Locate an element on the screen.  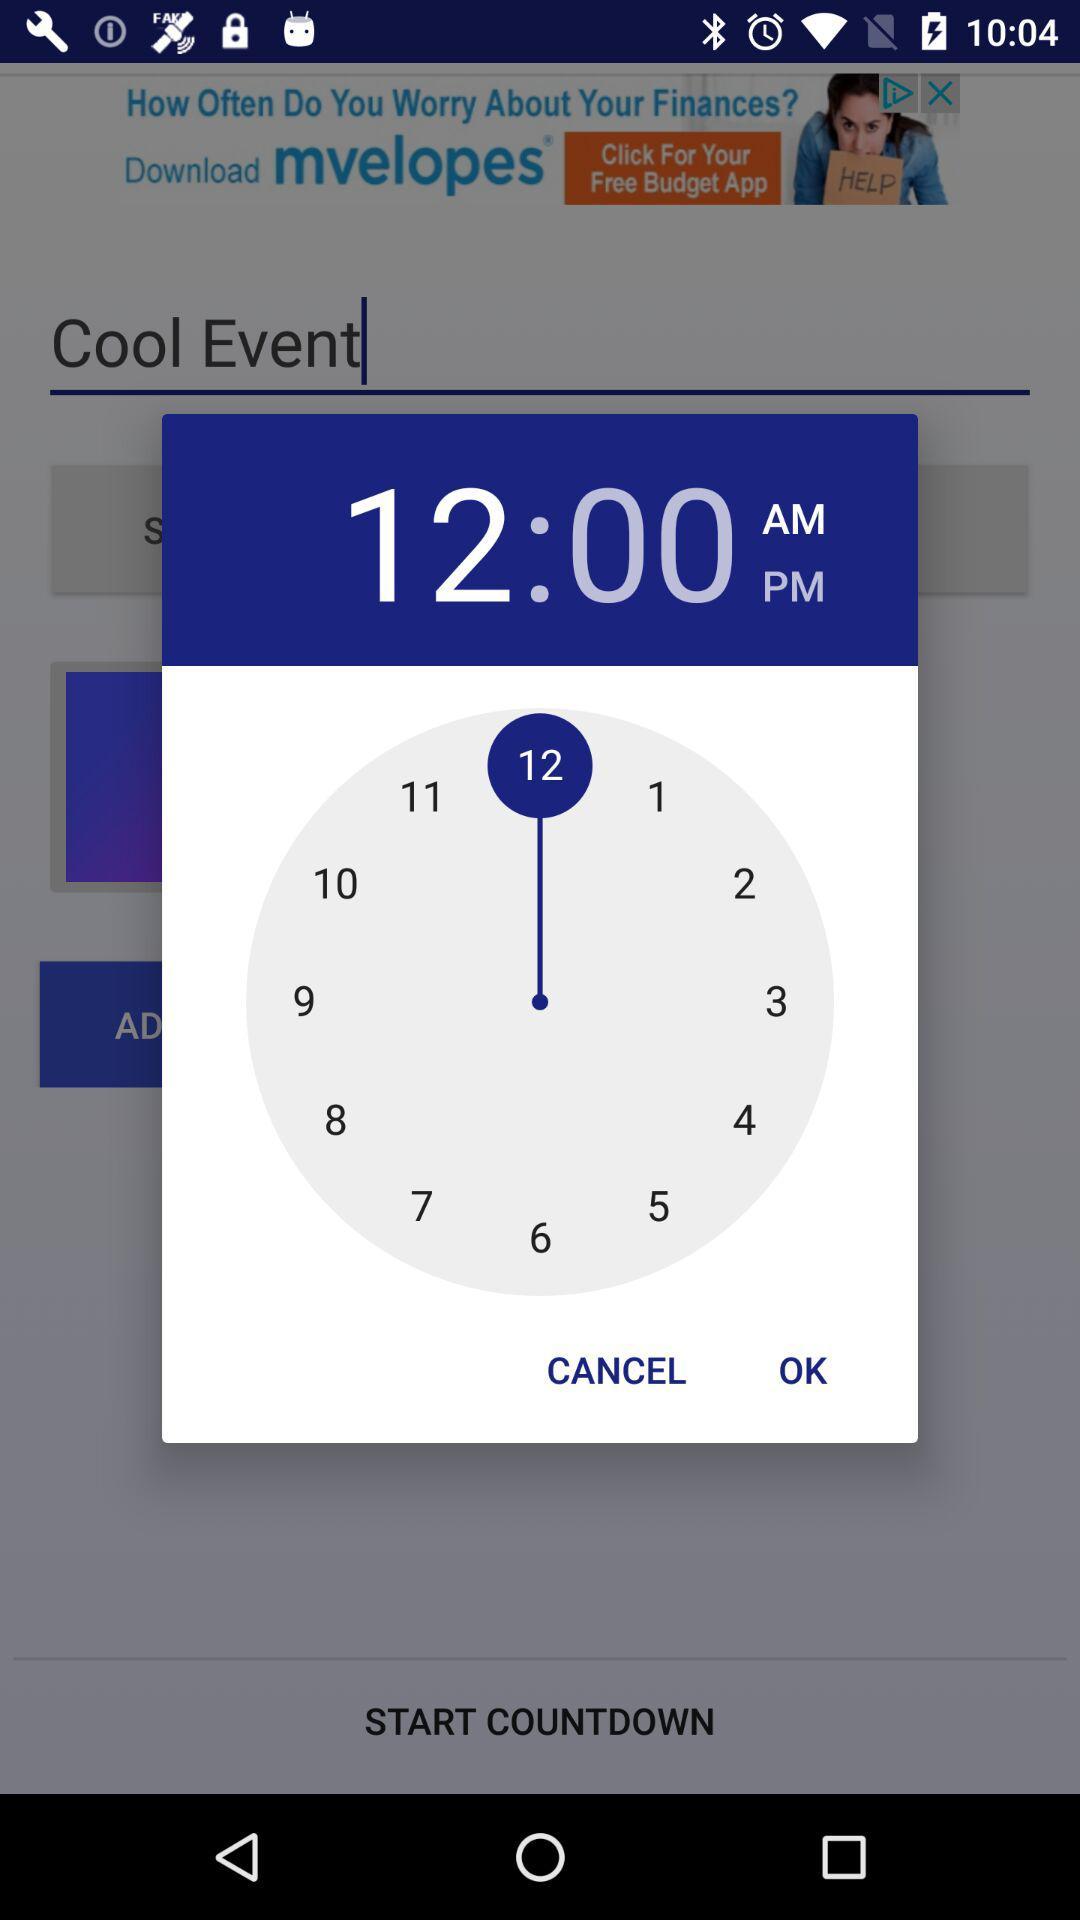
the item next to : app is located at coordinates (652, 539).